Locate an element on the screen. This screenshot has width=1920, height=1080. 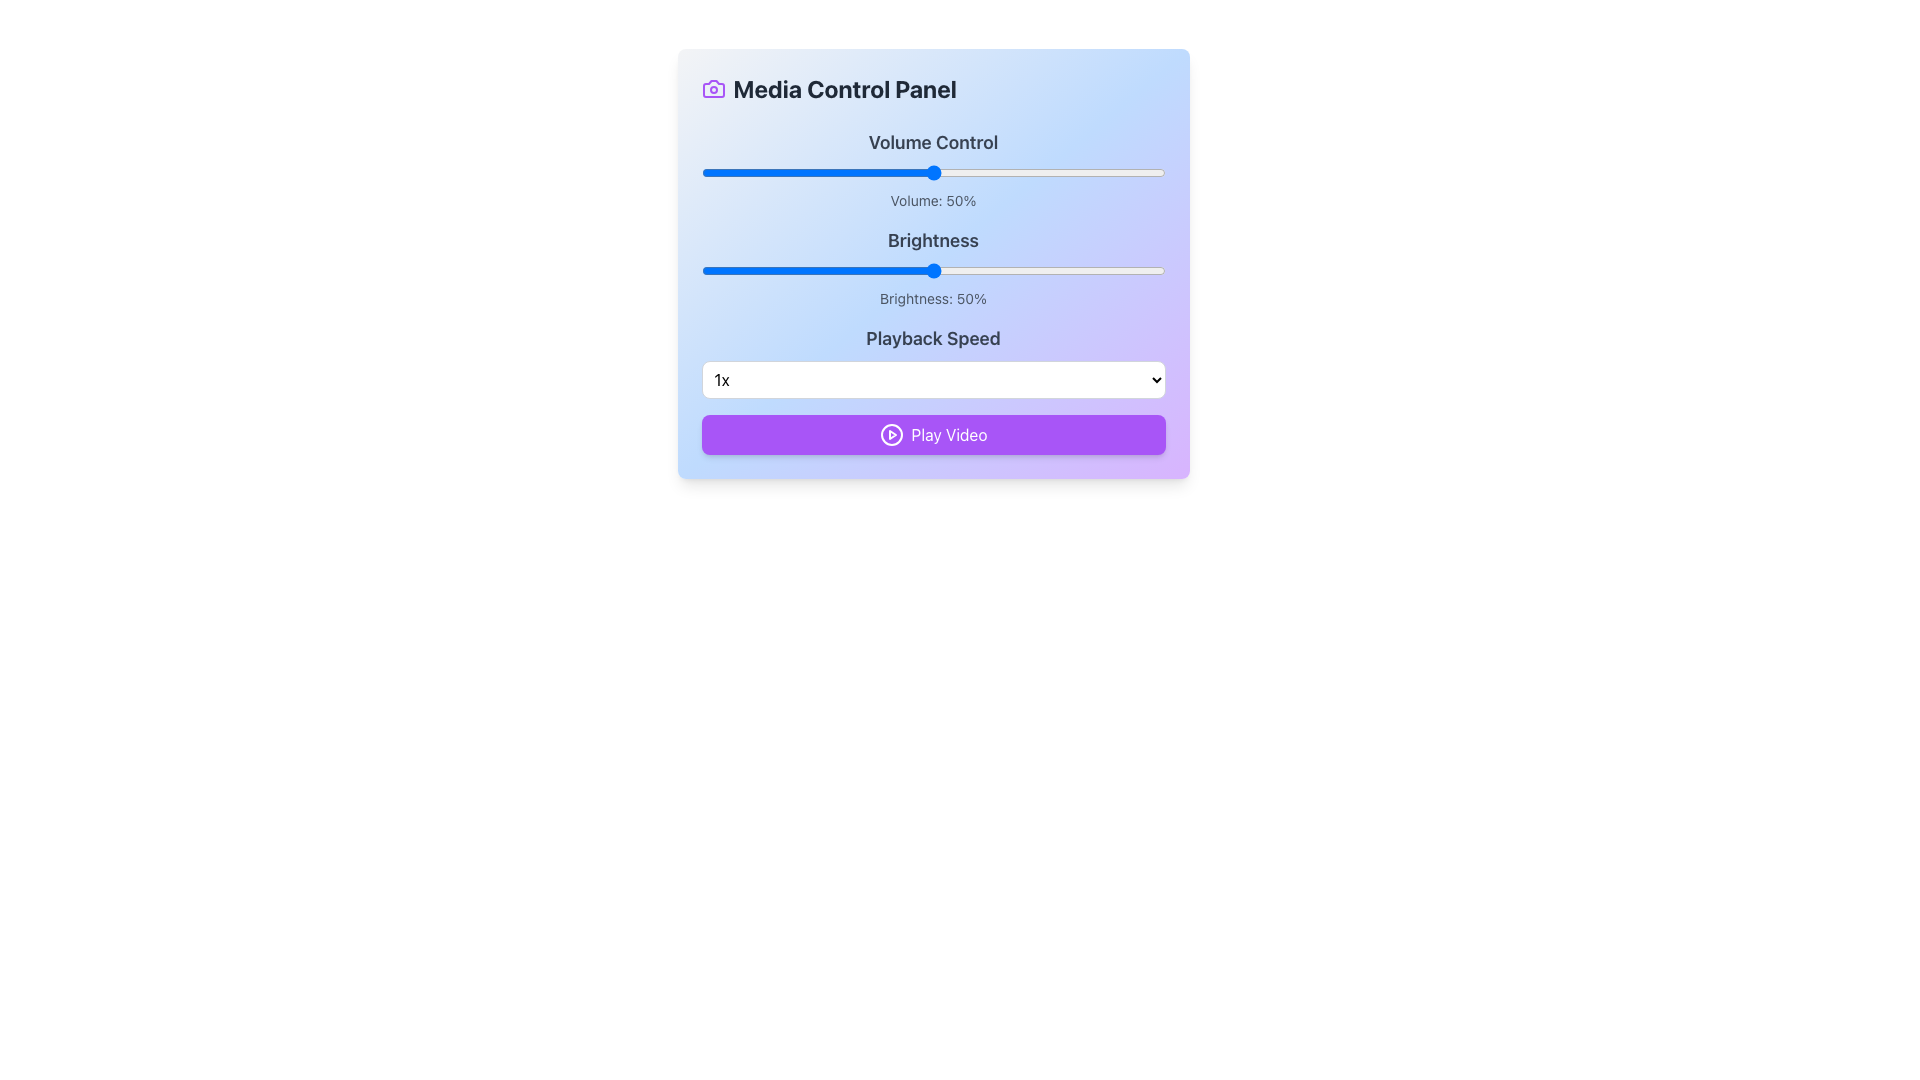
the volume is located at coordinates (779, 172).